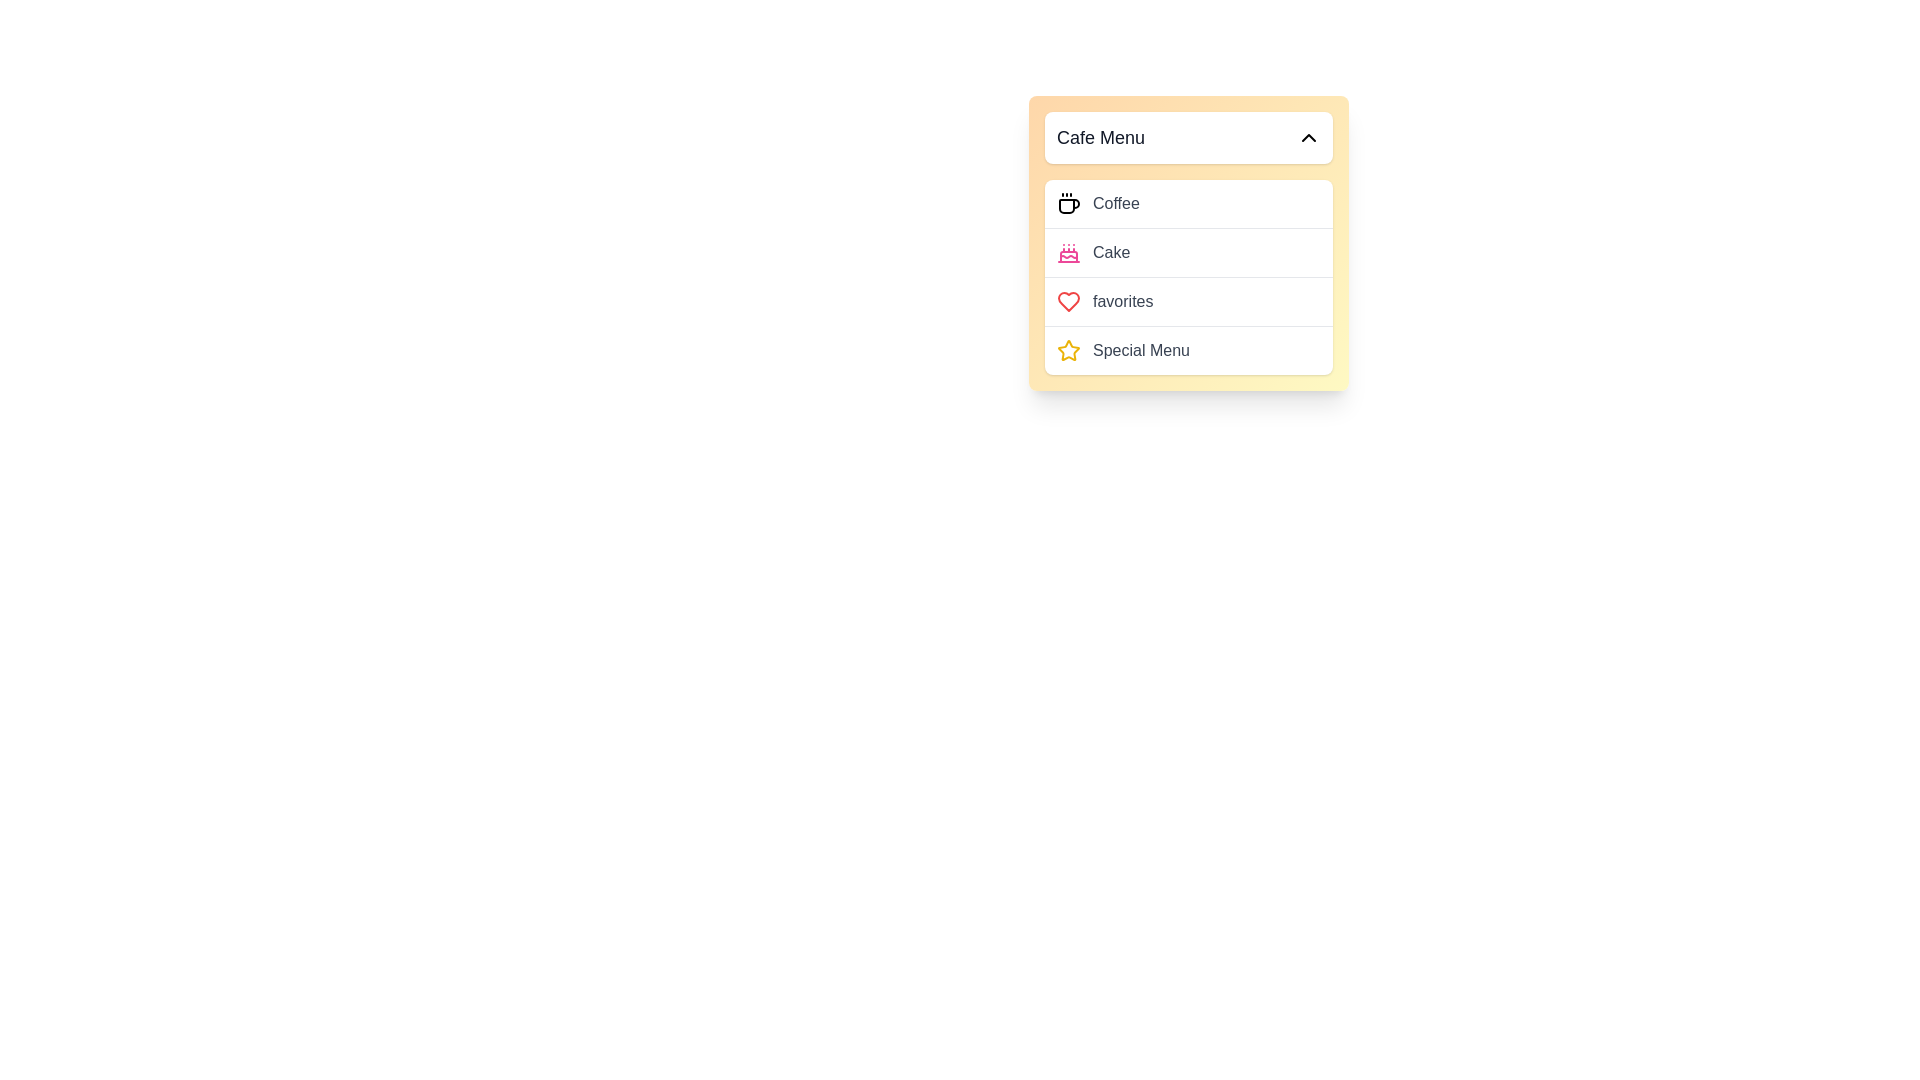 Image resolution: width=1920 pixels, height=1080 pixels. What do you see at coordinates (1189, 301) in the screenshot?
I see `the 'Favorites' option in the Cafe Menu, which is the third row inside a vertical menu list, positioned between 'Cake' and 'Special Menu'` at bounding box center [1189, 301].